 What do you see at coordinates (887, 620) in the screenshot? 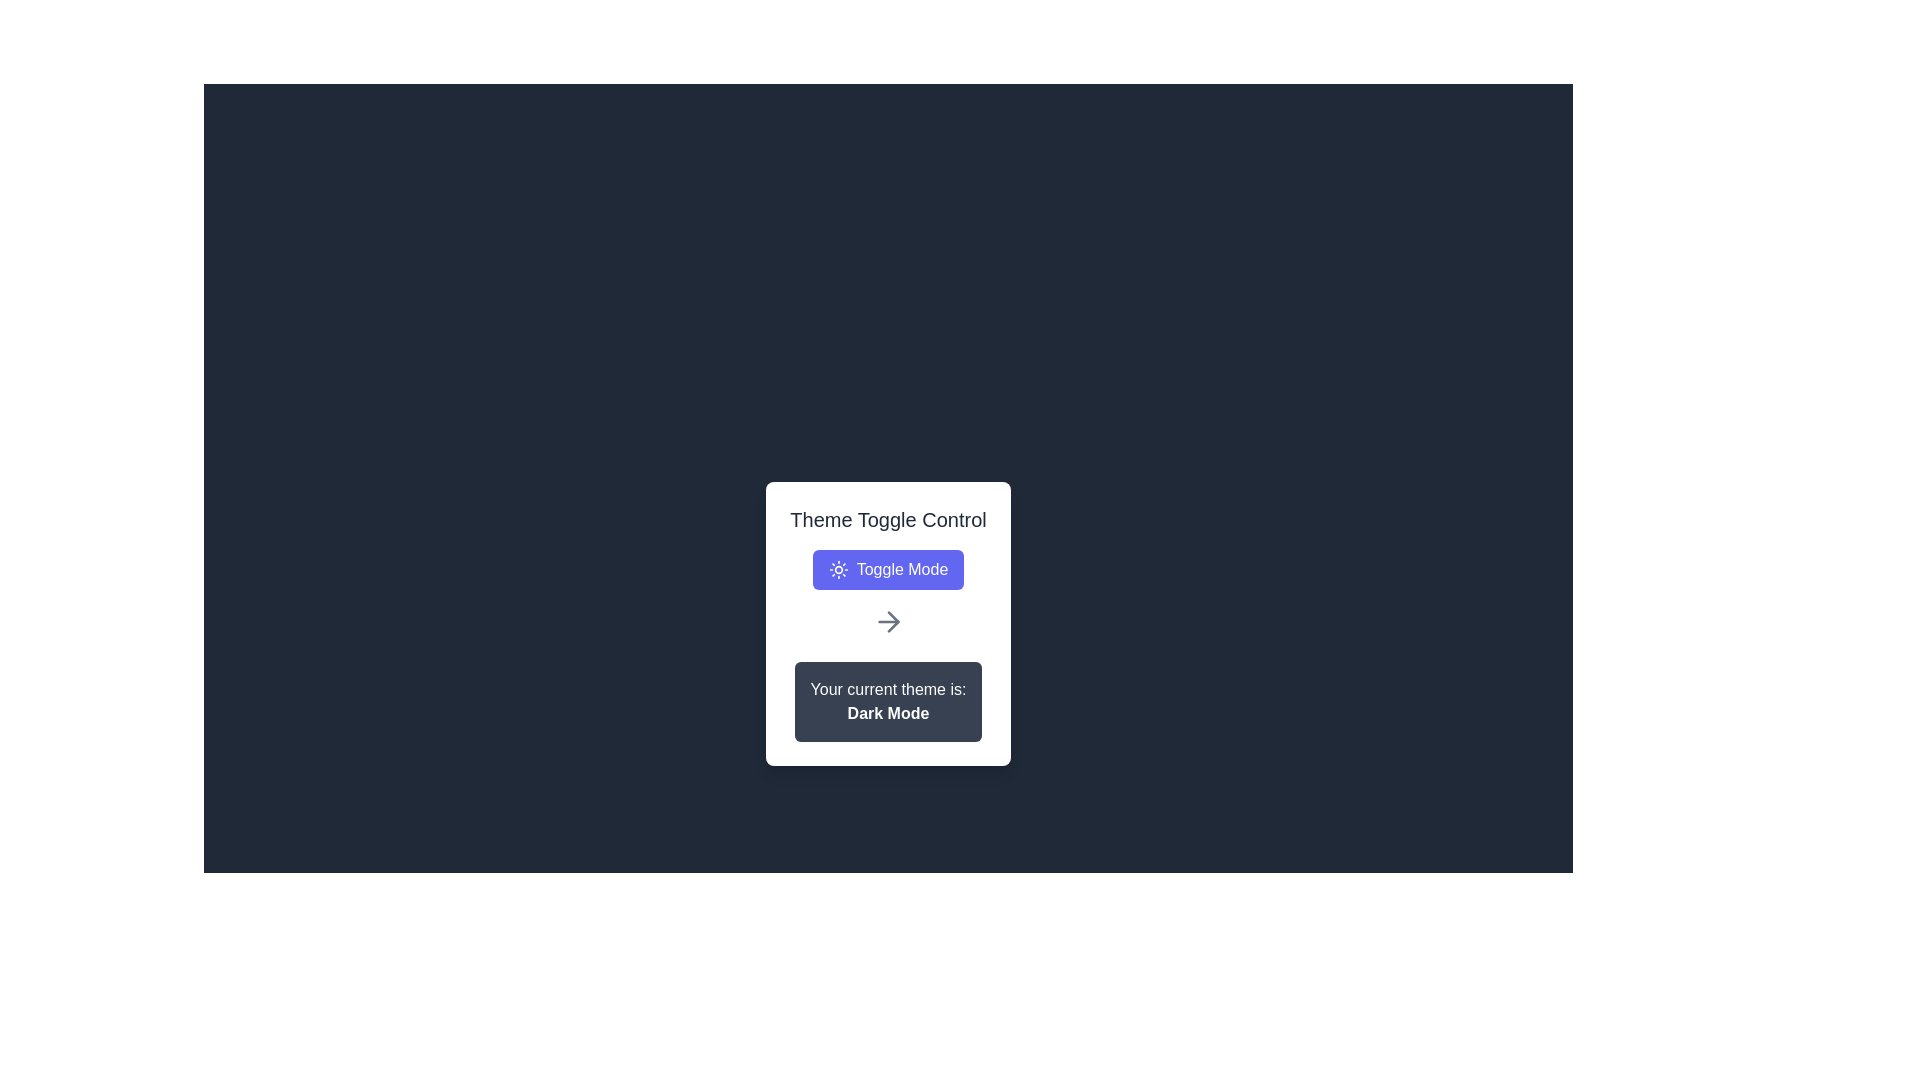
I see `the SVG rightward arrow icon element, which is gray and styled with a line width of 2, located within the 'Theme Toggle Control' card, positioned below the 'Toggle Mode' button` at bounding box center [887, 620].